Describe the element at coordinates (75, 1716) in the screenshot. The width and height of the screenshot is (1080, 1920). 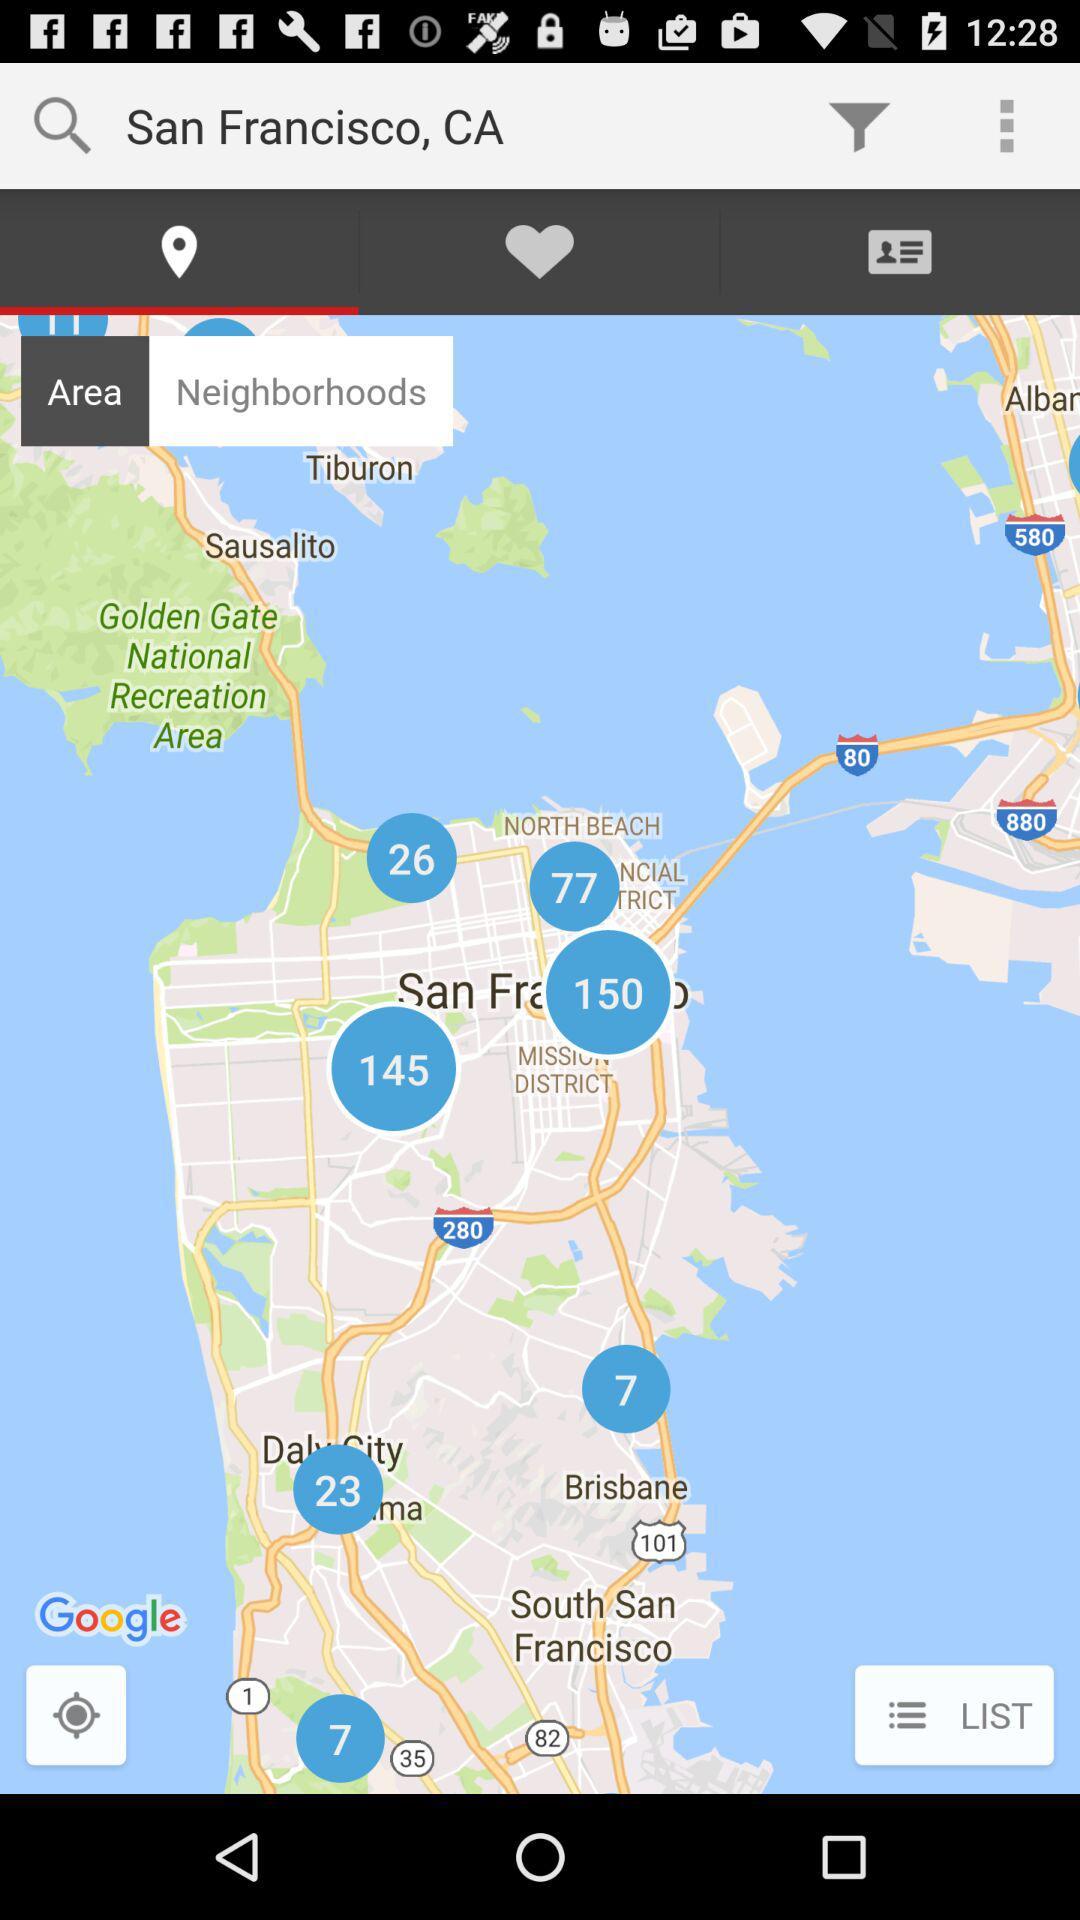
I see `turn on gps` at that location.